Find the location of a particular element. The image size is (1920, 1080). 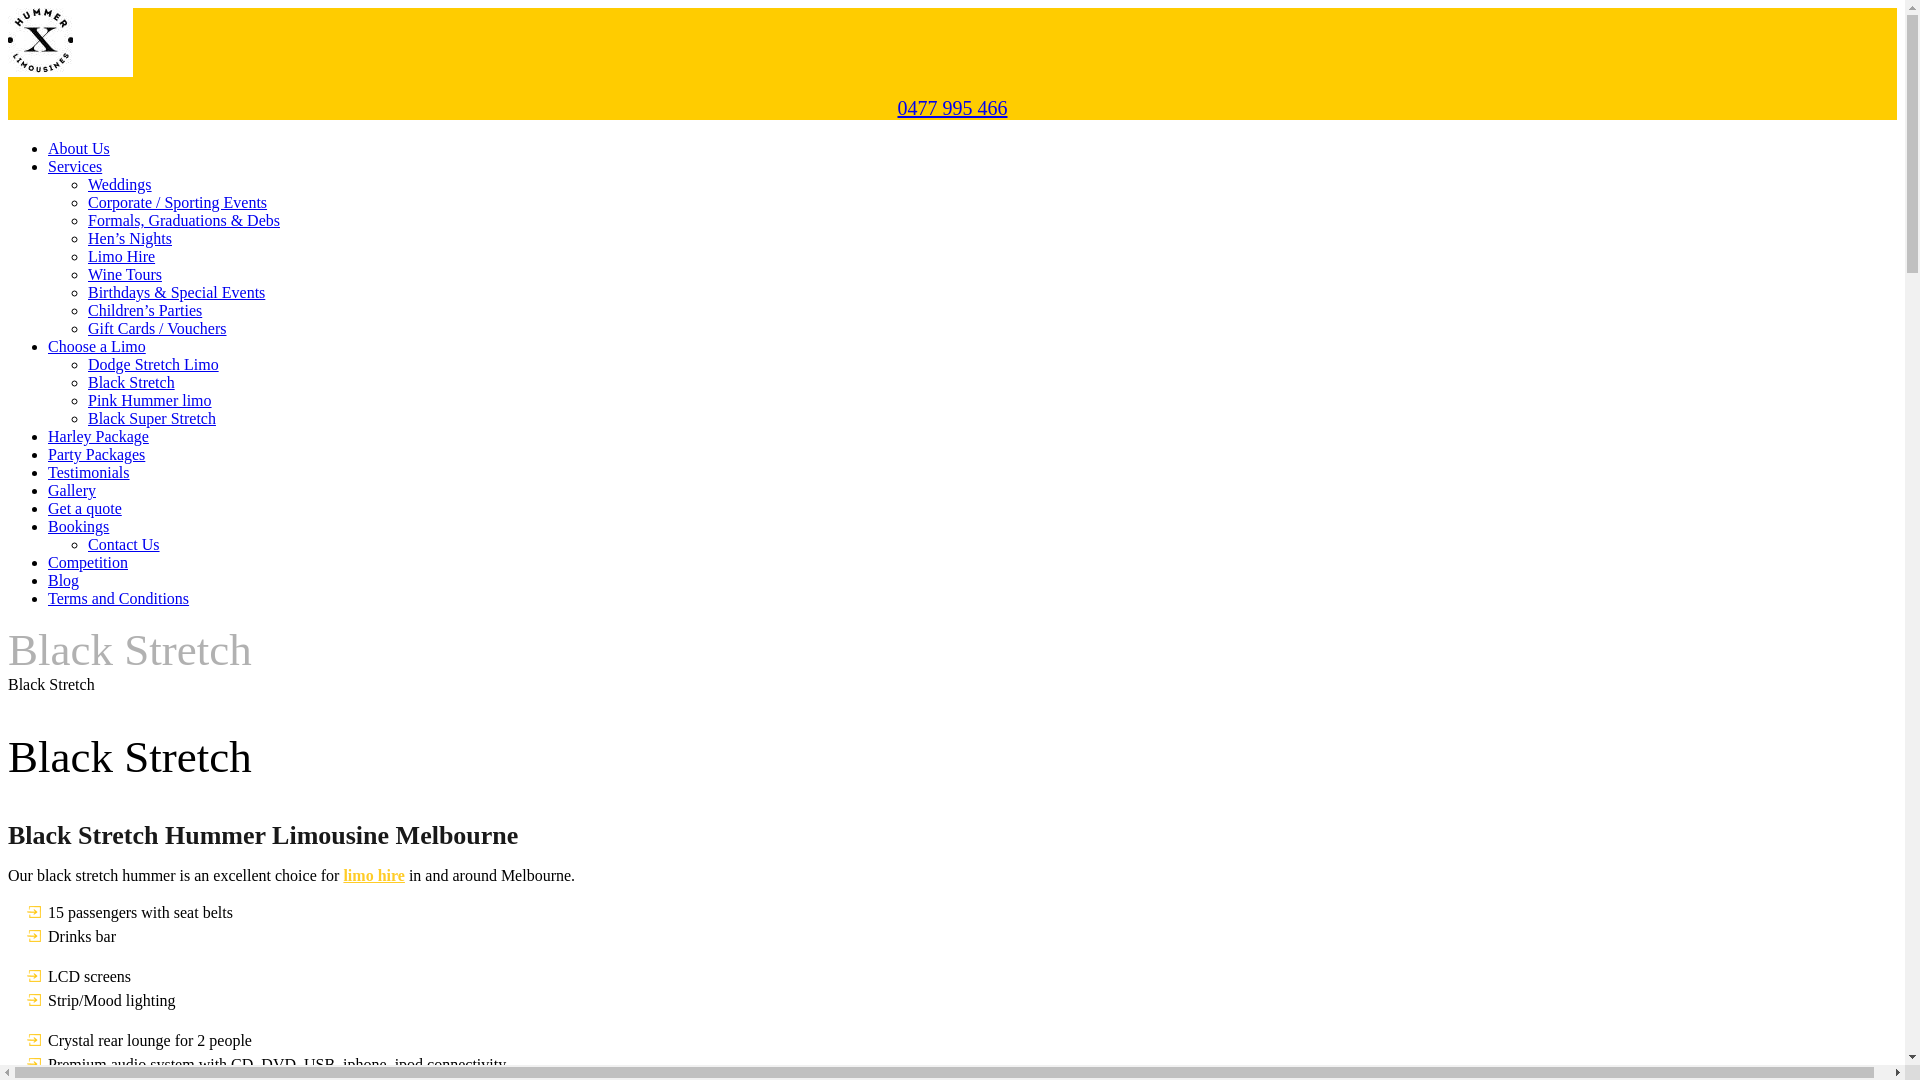

'About Us' is located at coordinates (78, 147).